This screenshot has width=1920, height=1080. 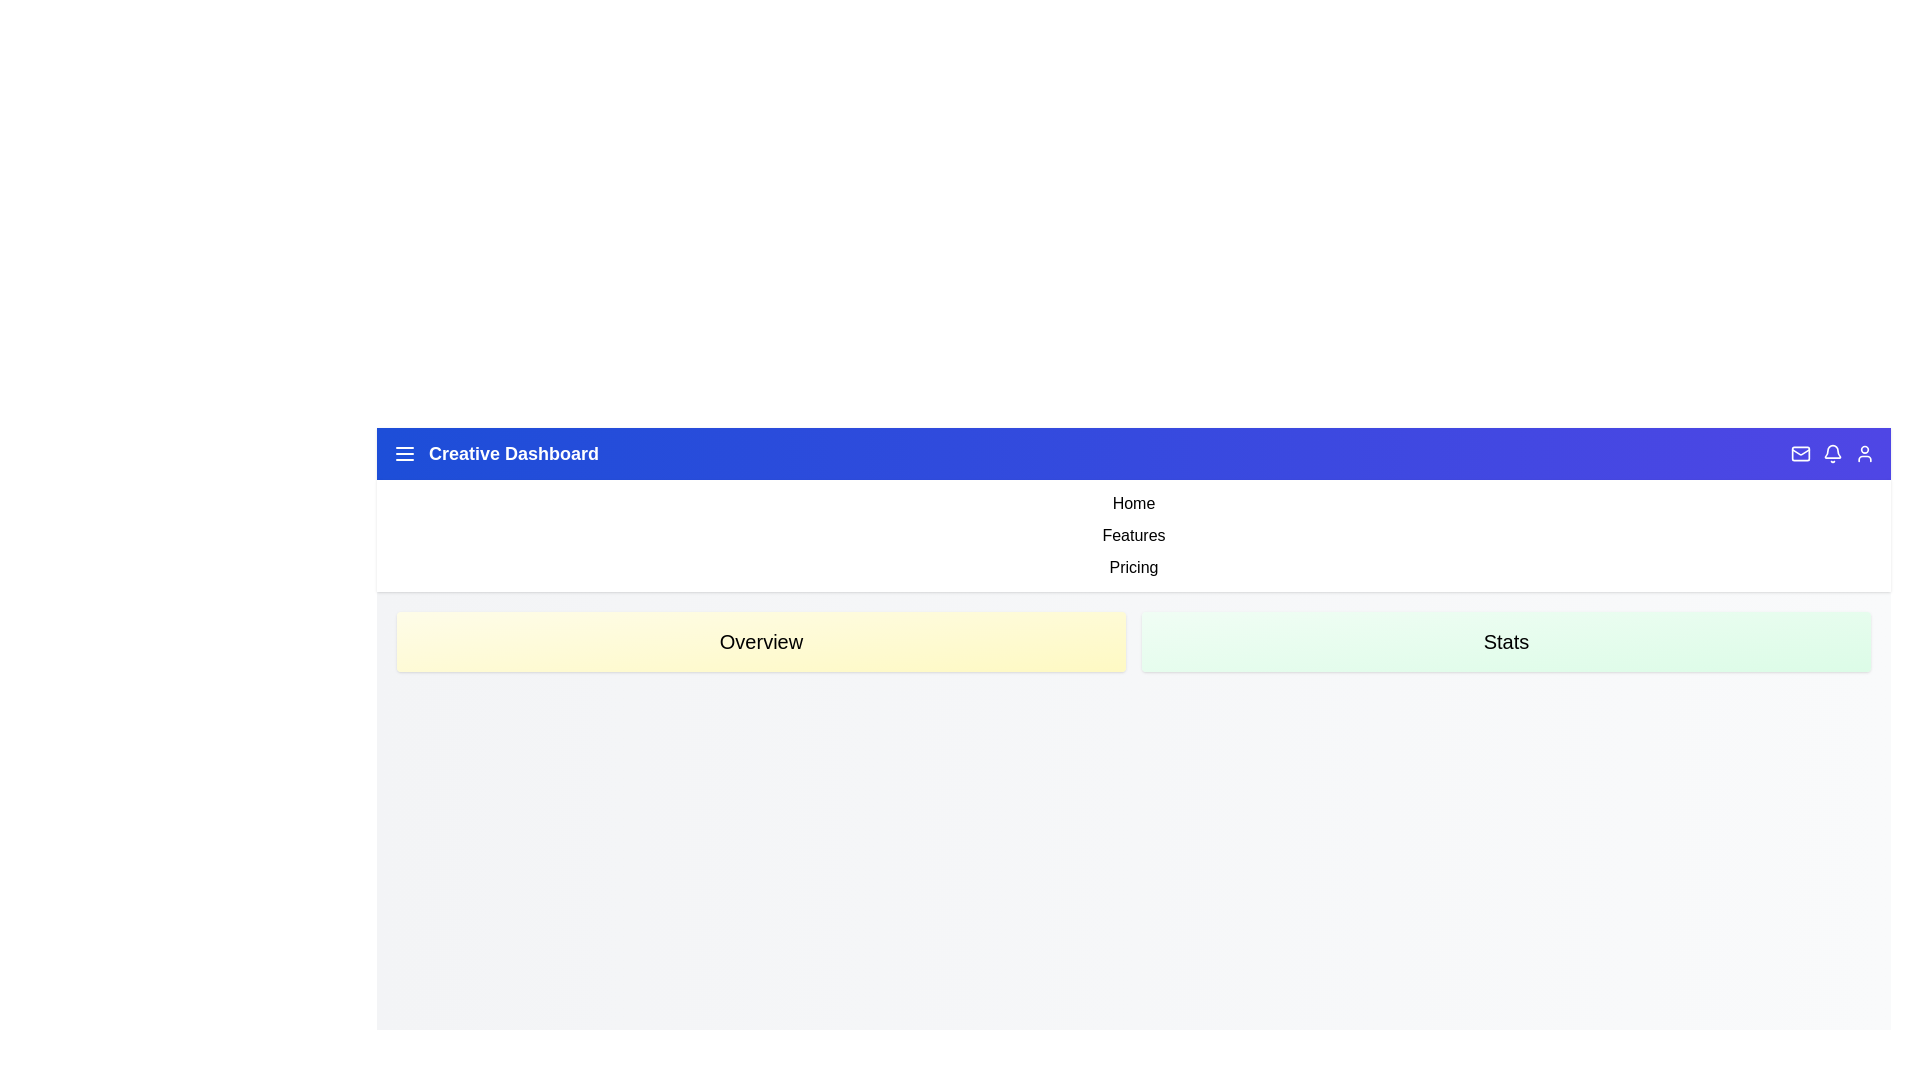 What do you see at coordinates (1833, 454) in the screenshot?
I see `the Bell icon in the header` at bounding box center [1833, 454].